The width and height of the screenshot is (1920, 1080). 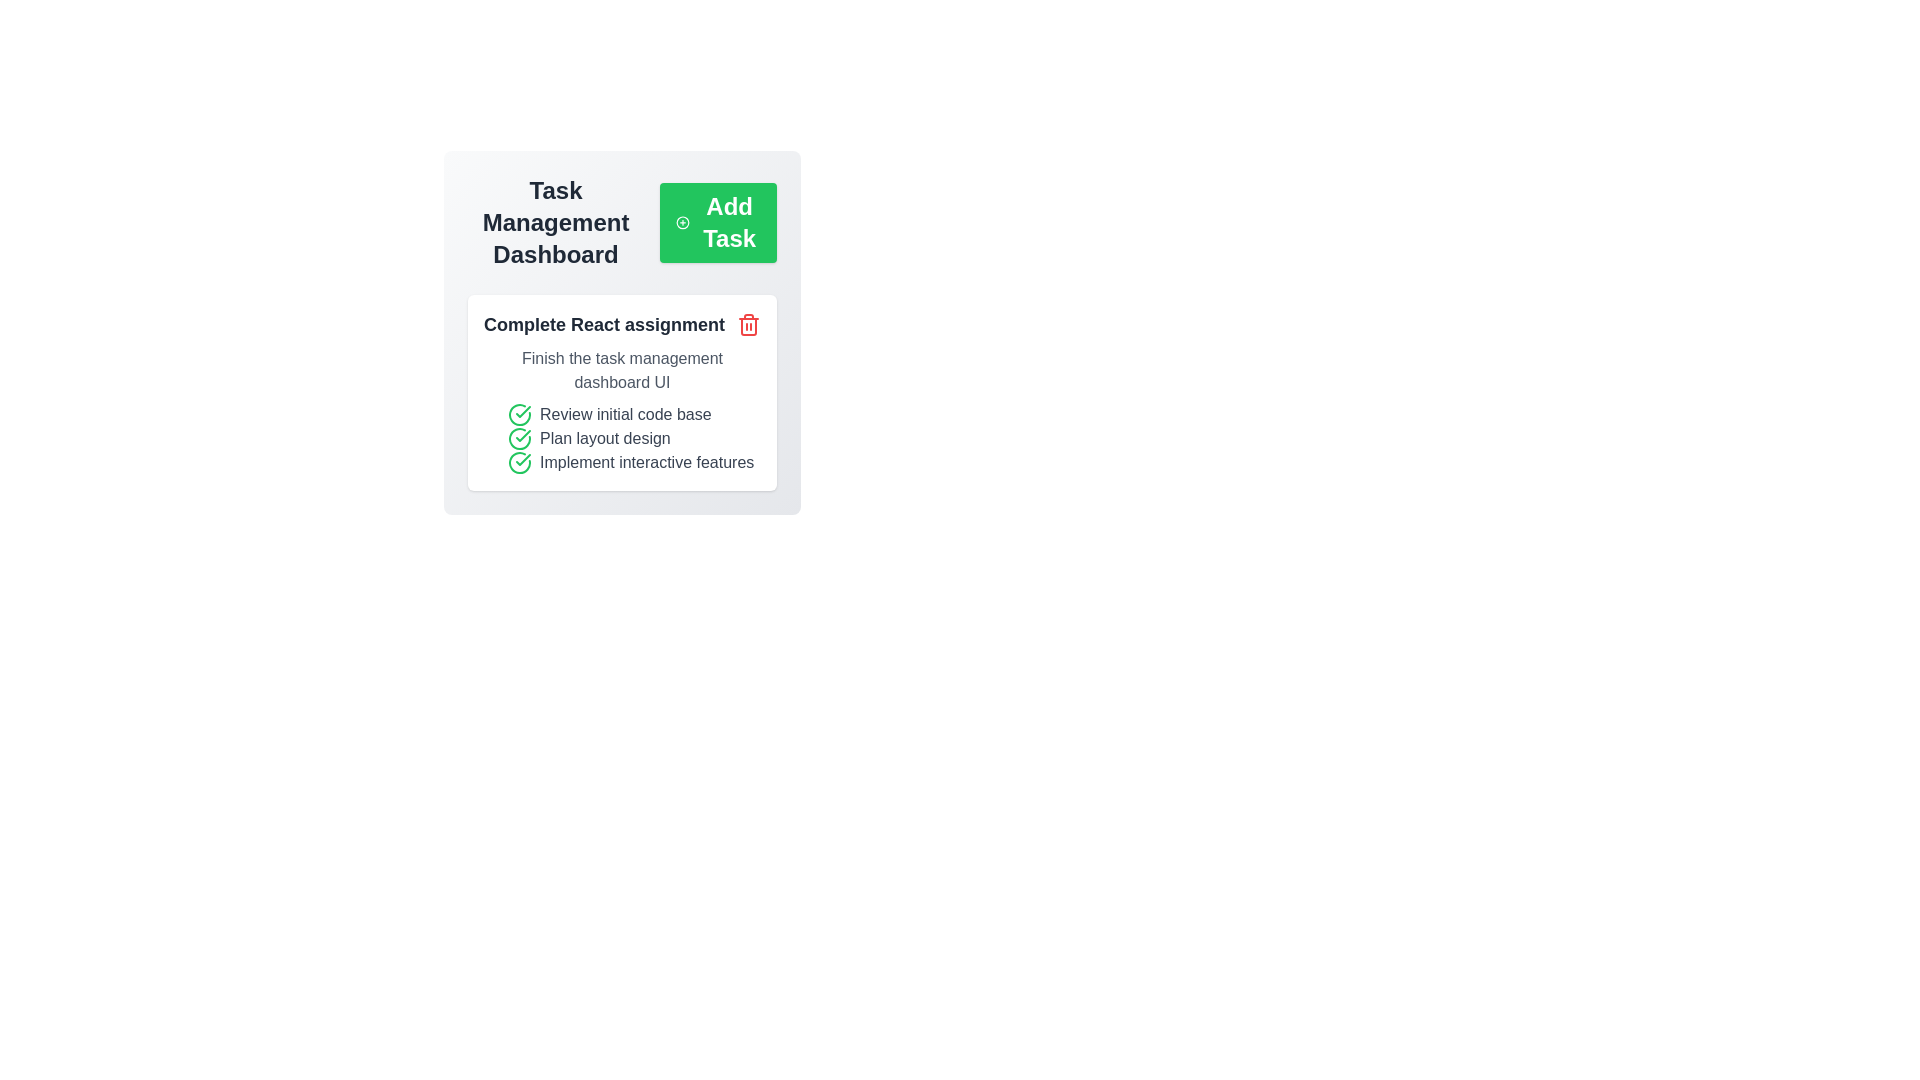 I want to click on the list item labeled 'Implement interactive features' with a green checkmark icon, so click(x=633, y=462).